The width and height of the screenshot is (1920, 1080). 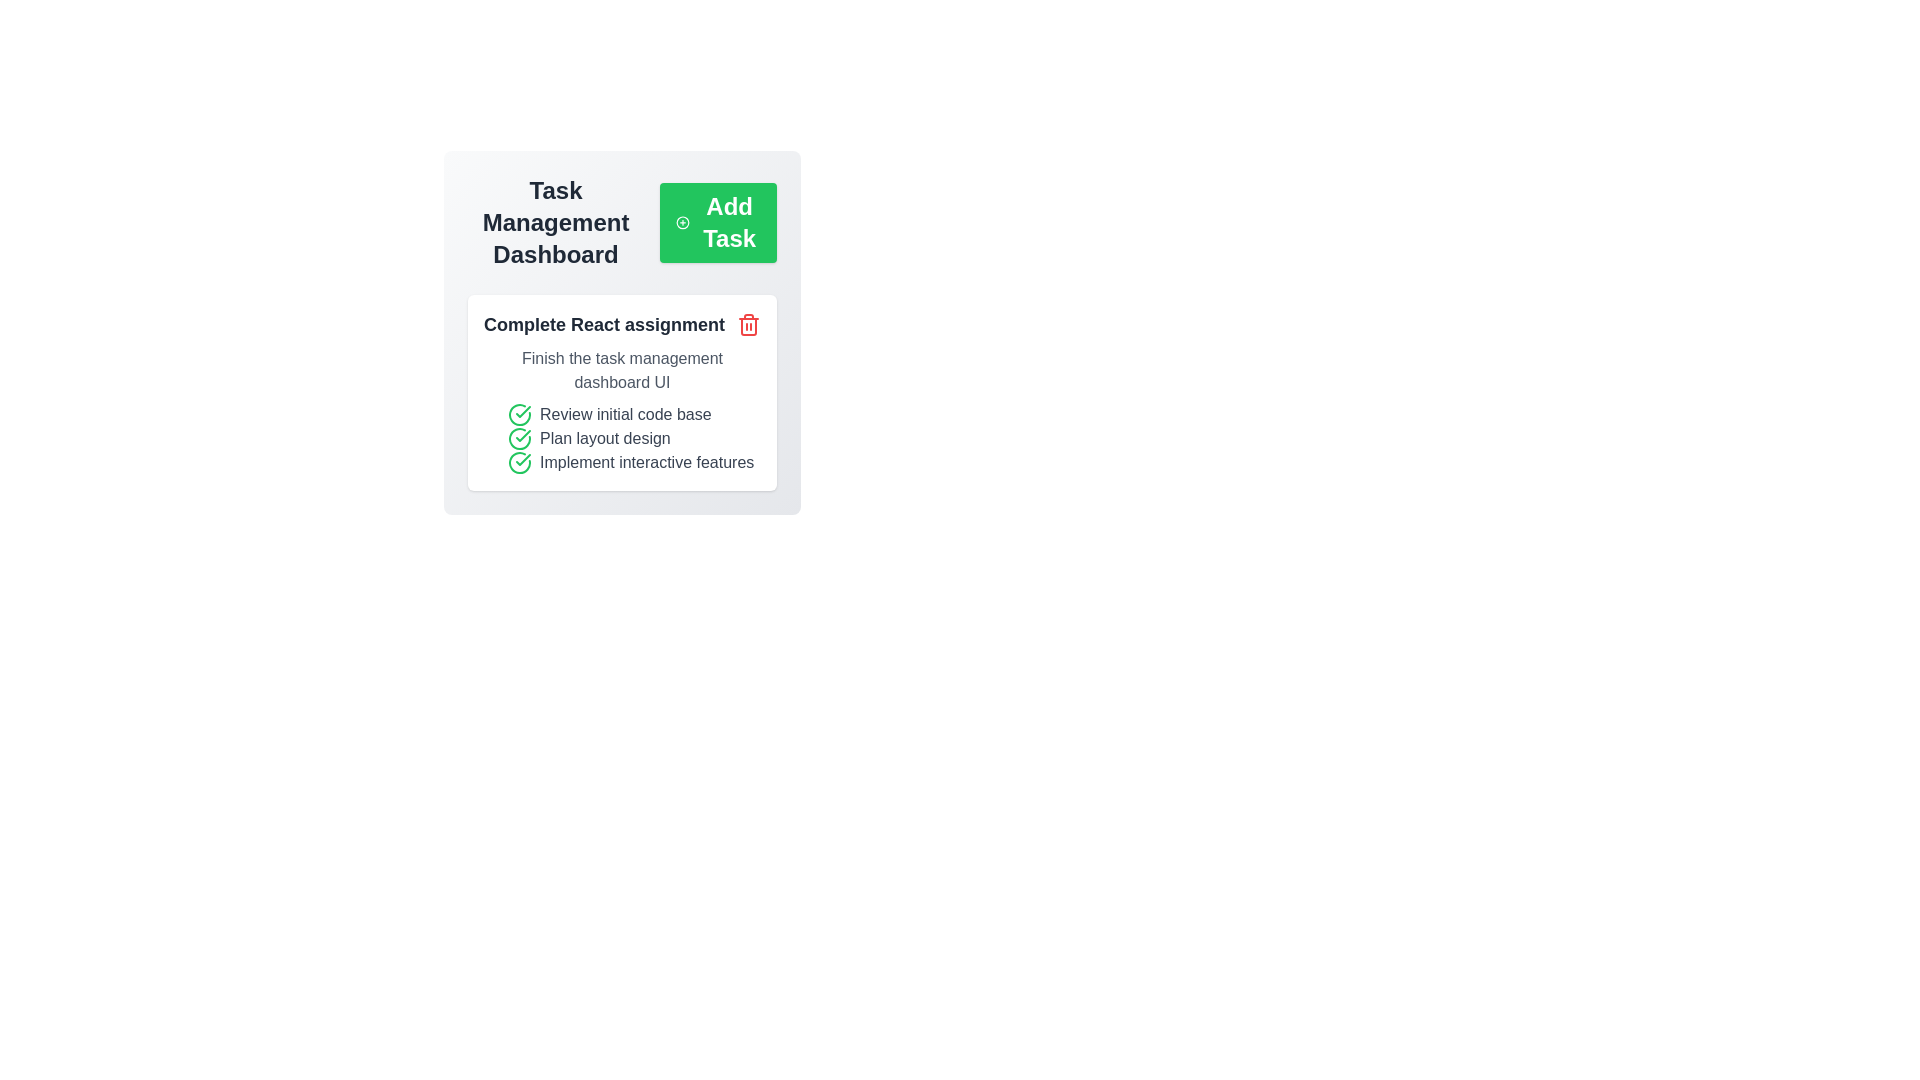 I want to click on the list item labeled 'Implement interactive features' with a green checkmark icon, so click(x=633, y=462).